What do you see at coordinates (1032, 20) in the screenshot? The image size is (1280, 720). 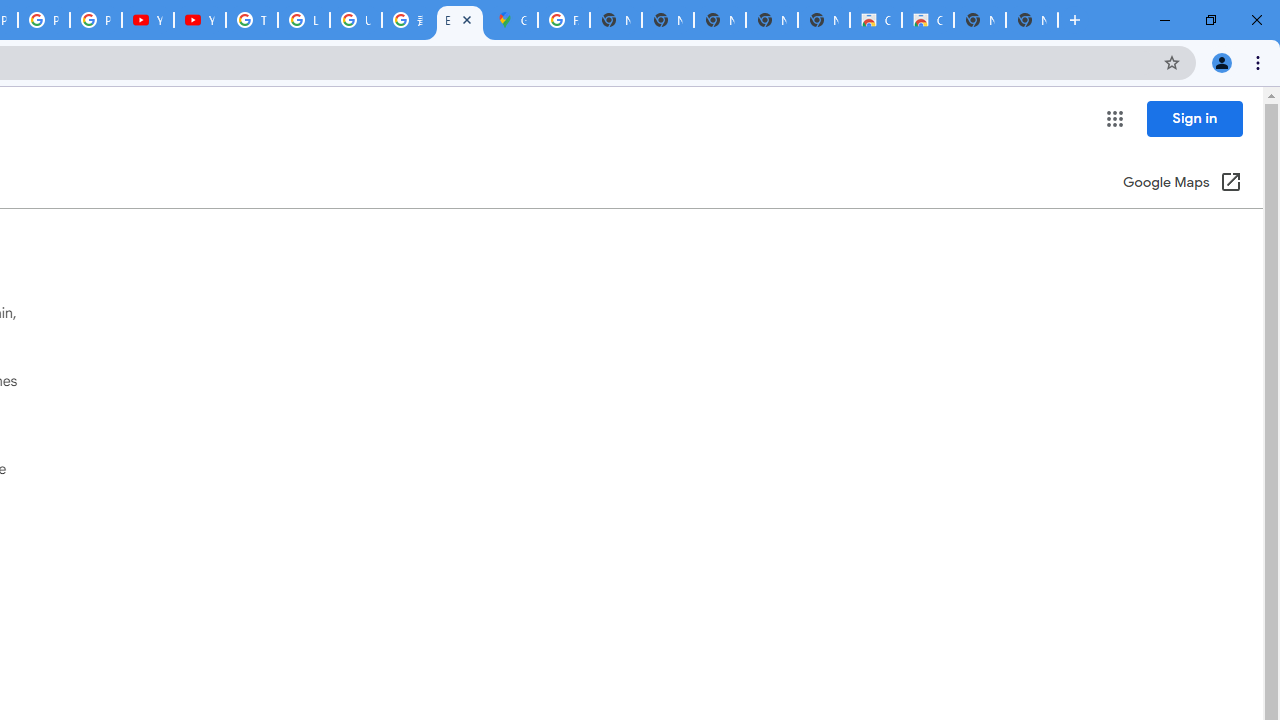 I see `'New Tab'` at bounding box center [1032, 20].